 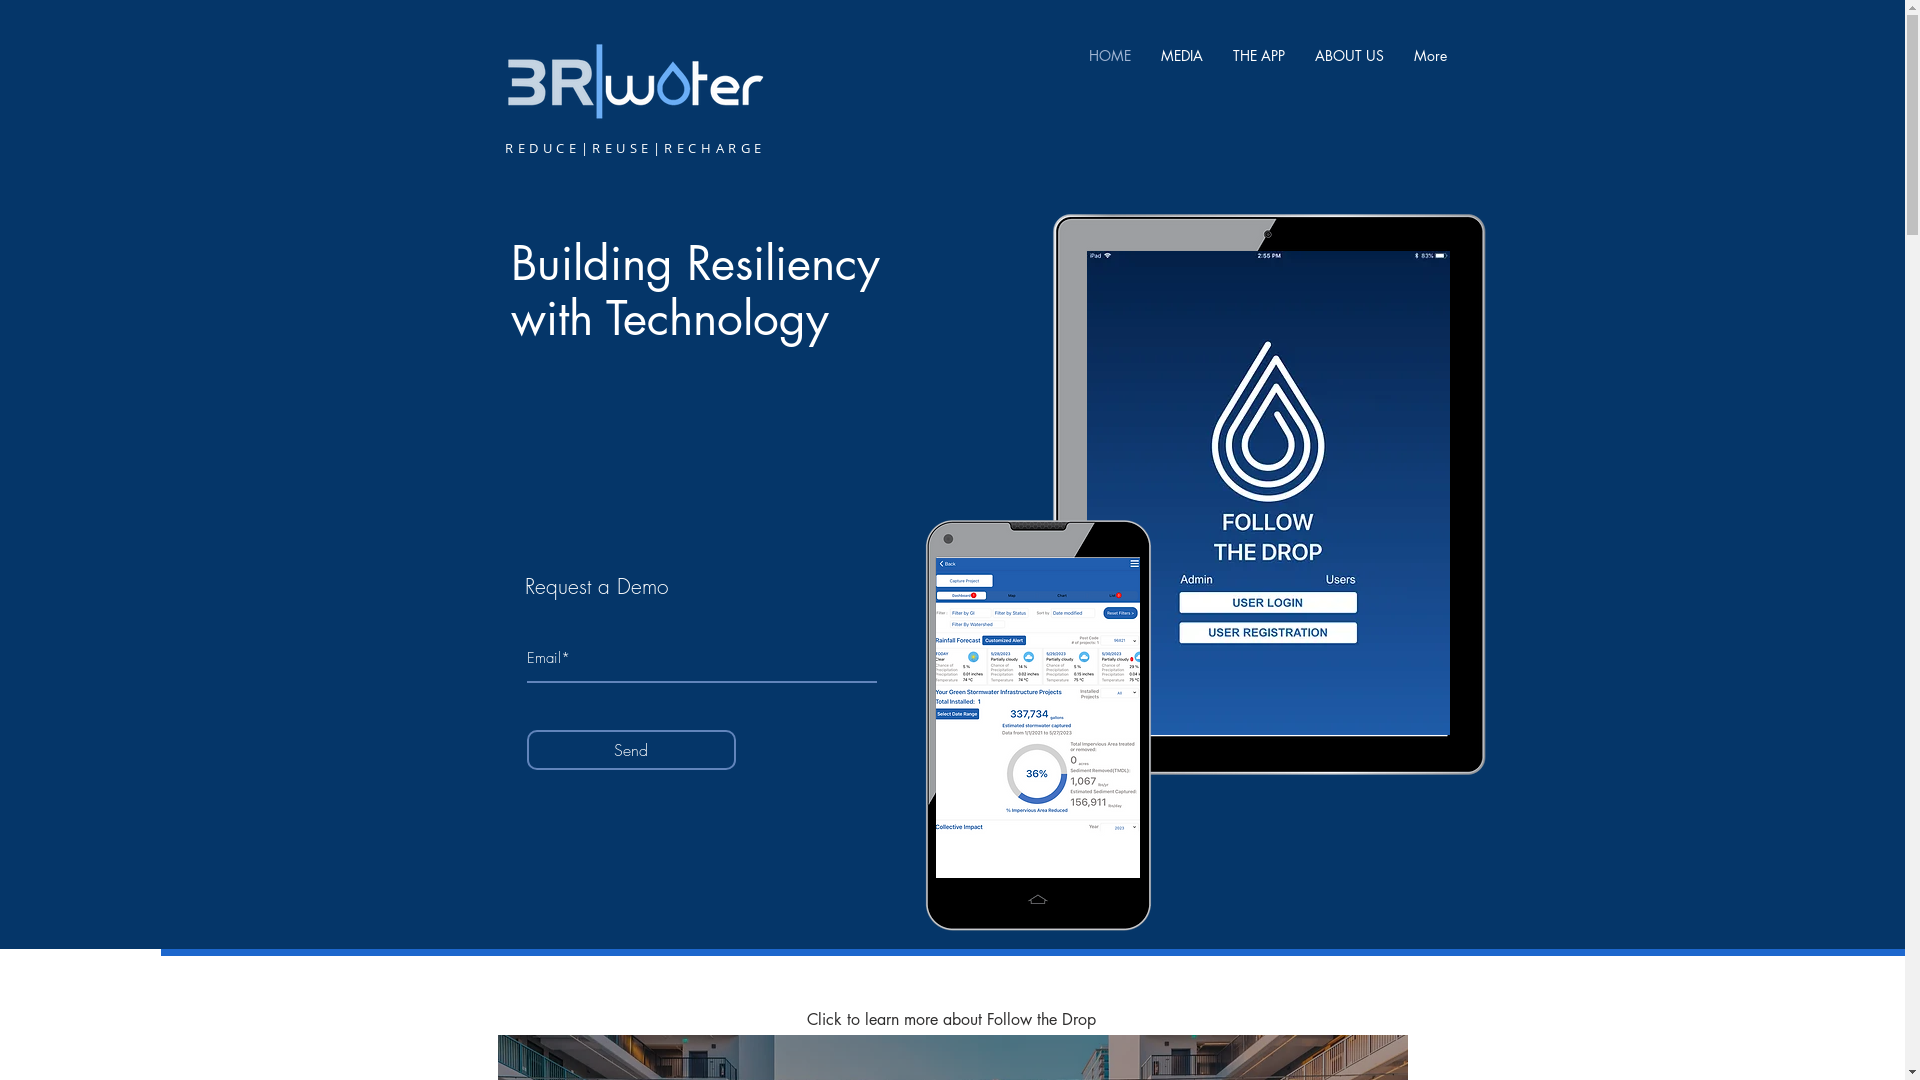 I want to click on 'MEDIA', so click(x=1146, y=54).